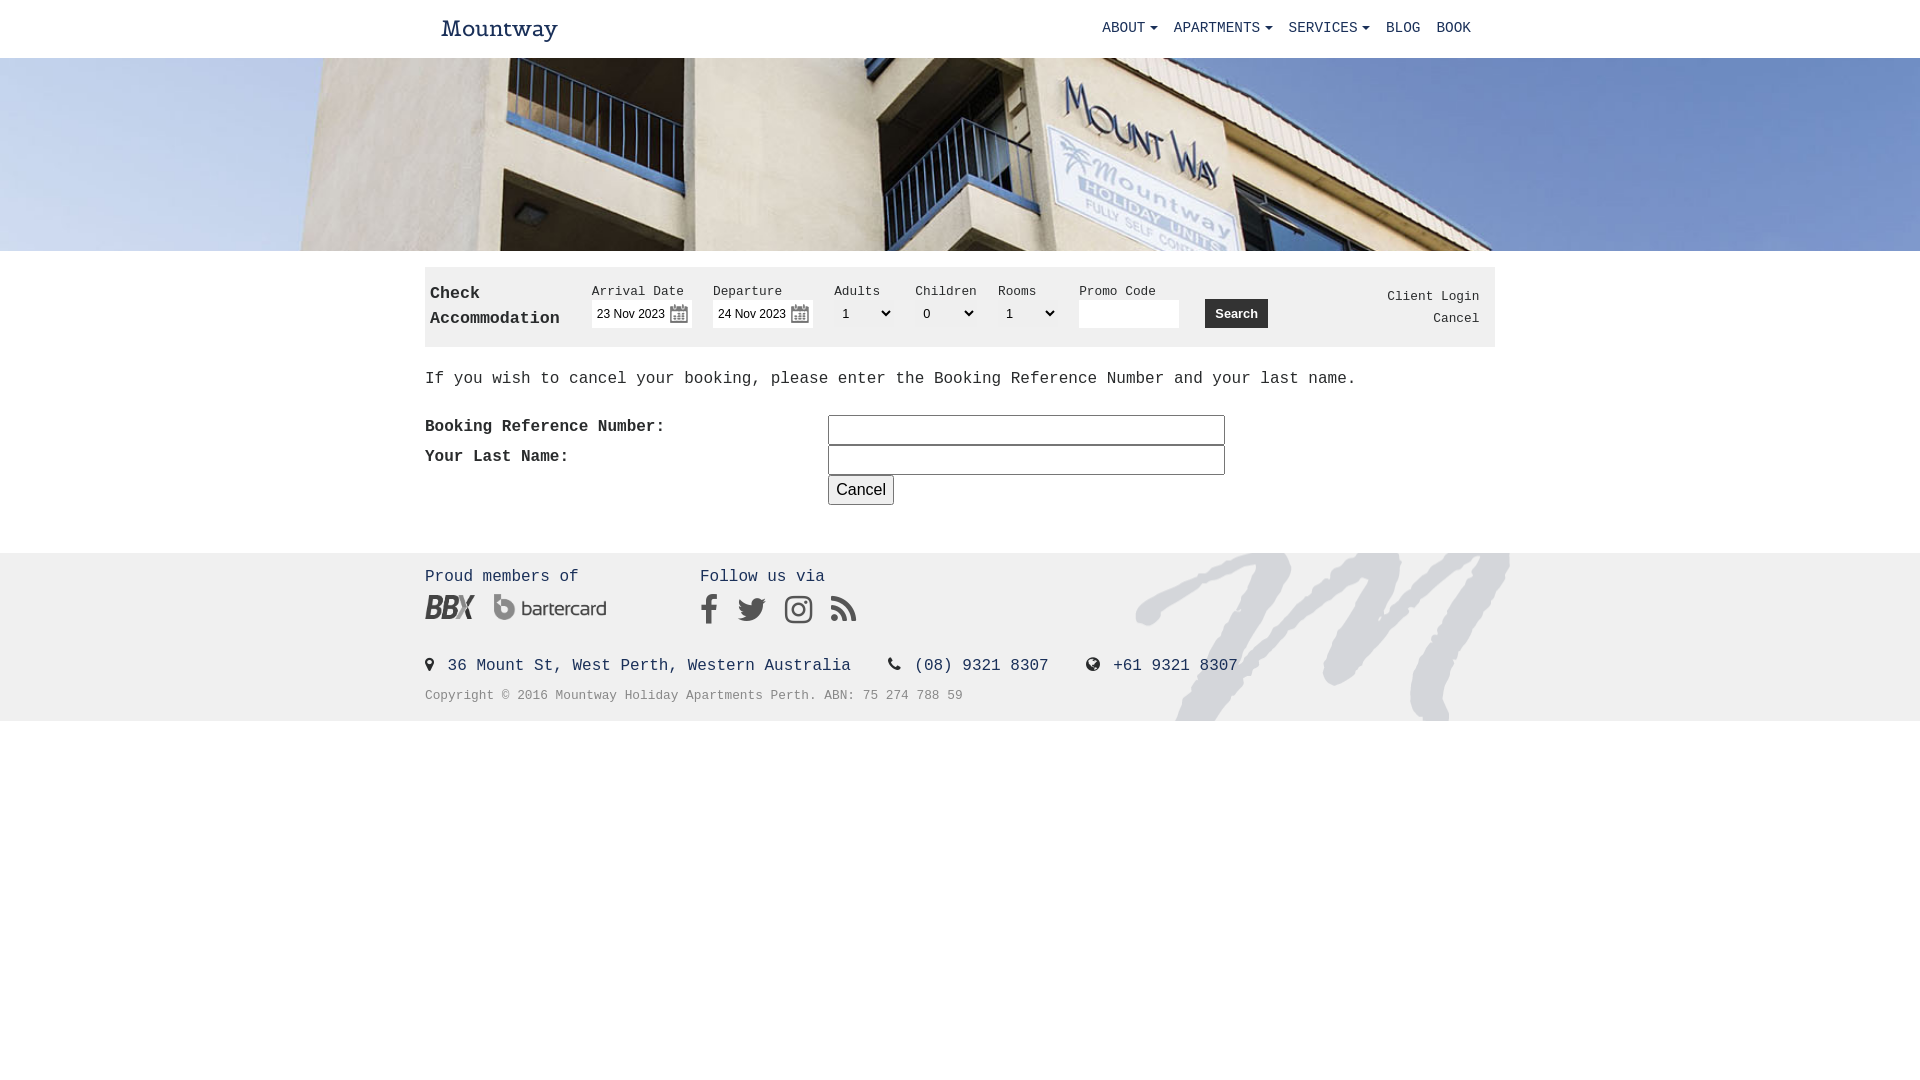  Describe the element at coordinates (1112, 666) in the screenshot. I see `'+61 9321 8307'` at that location.